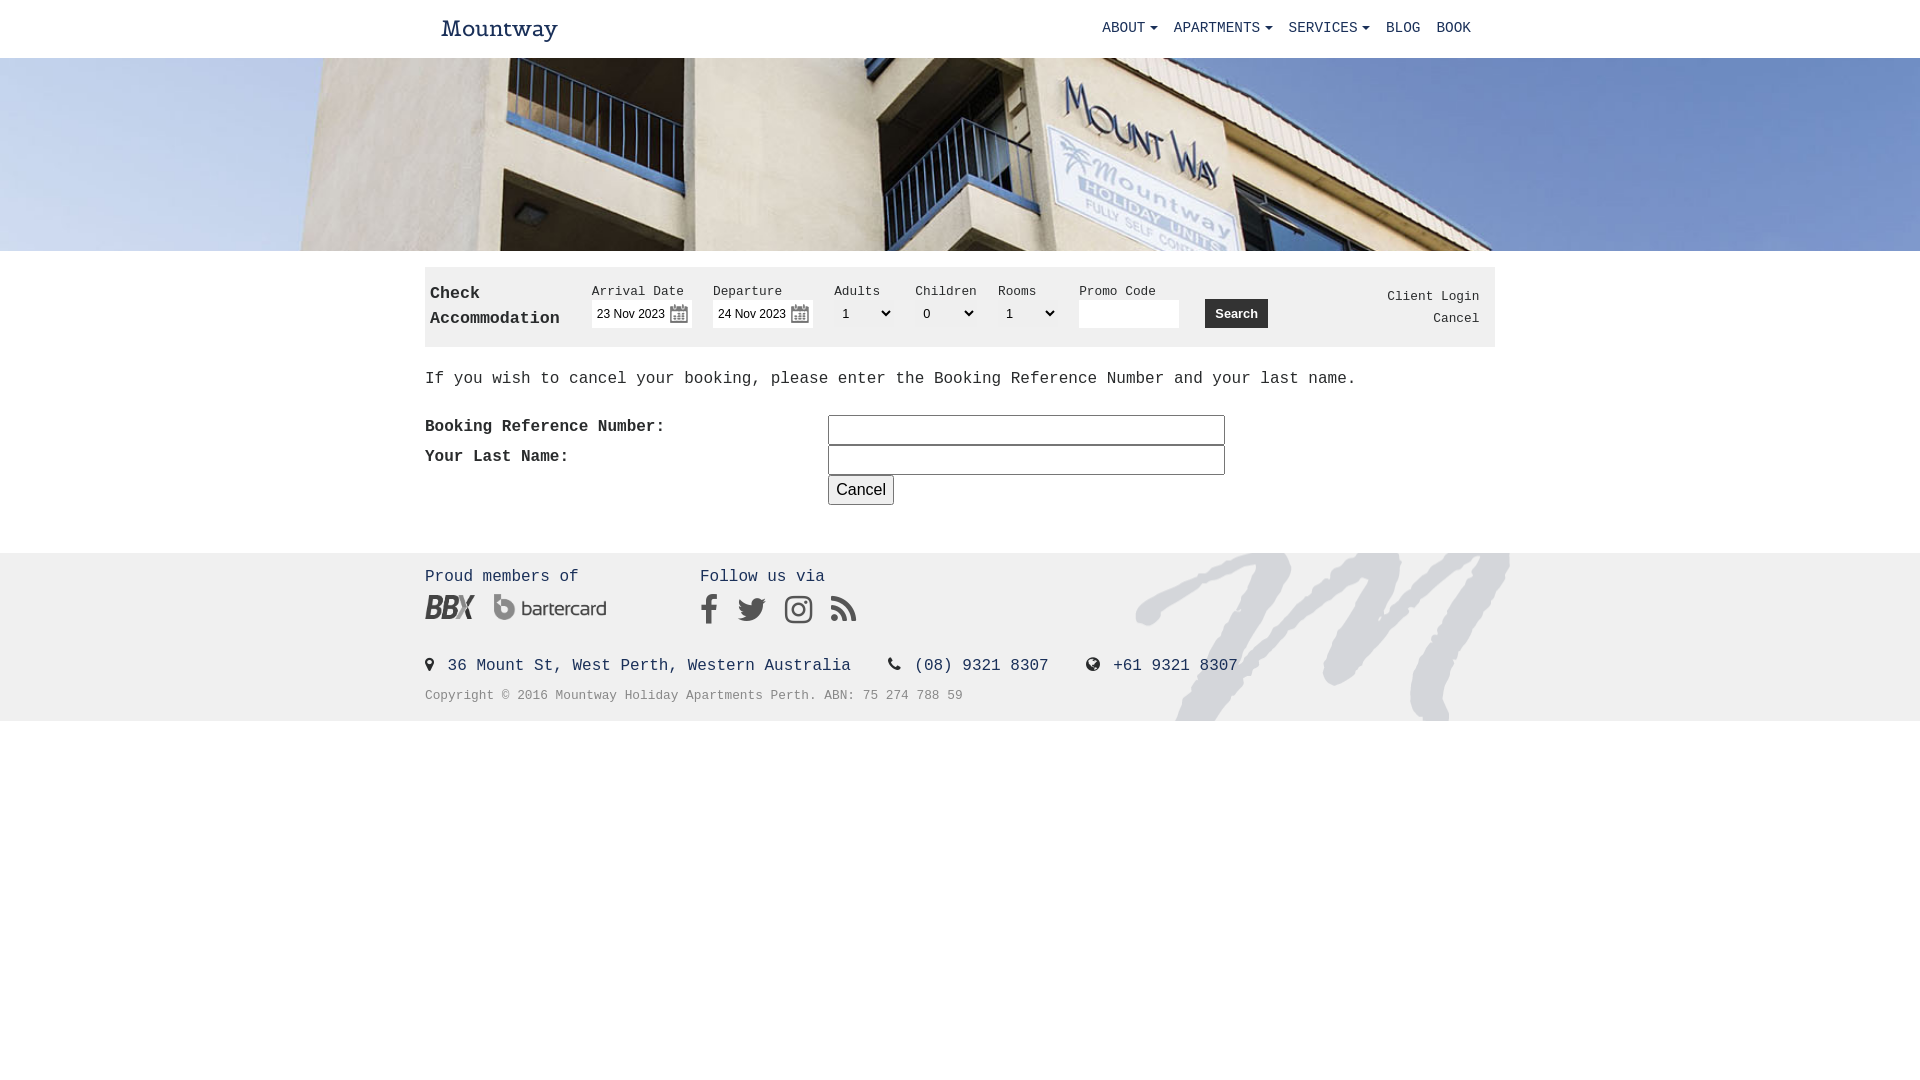  Describe the element at coordinates (1112, 666) in the screenshot. I see `'+61 9321 8307'` at that location.